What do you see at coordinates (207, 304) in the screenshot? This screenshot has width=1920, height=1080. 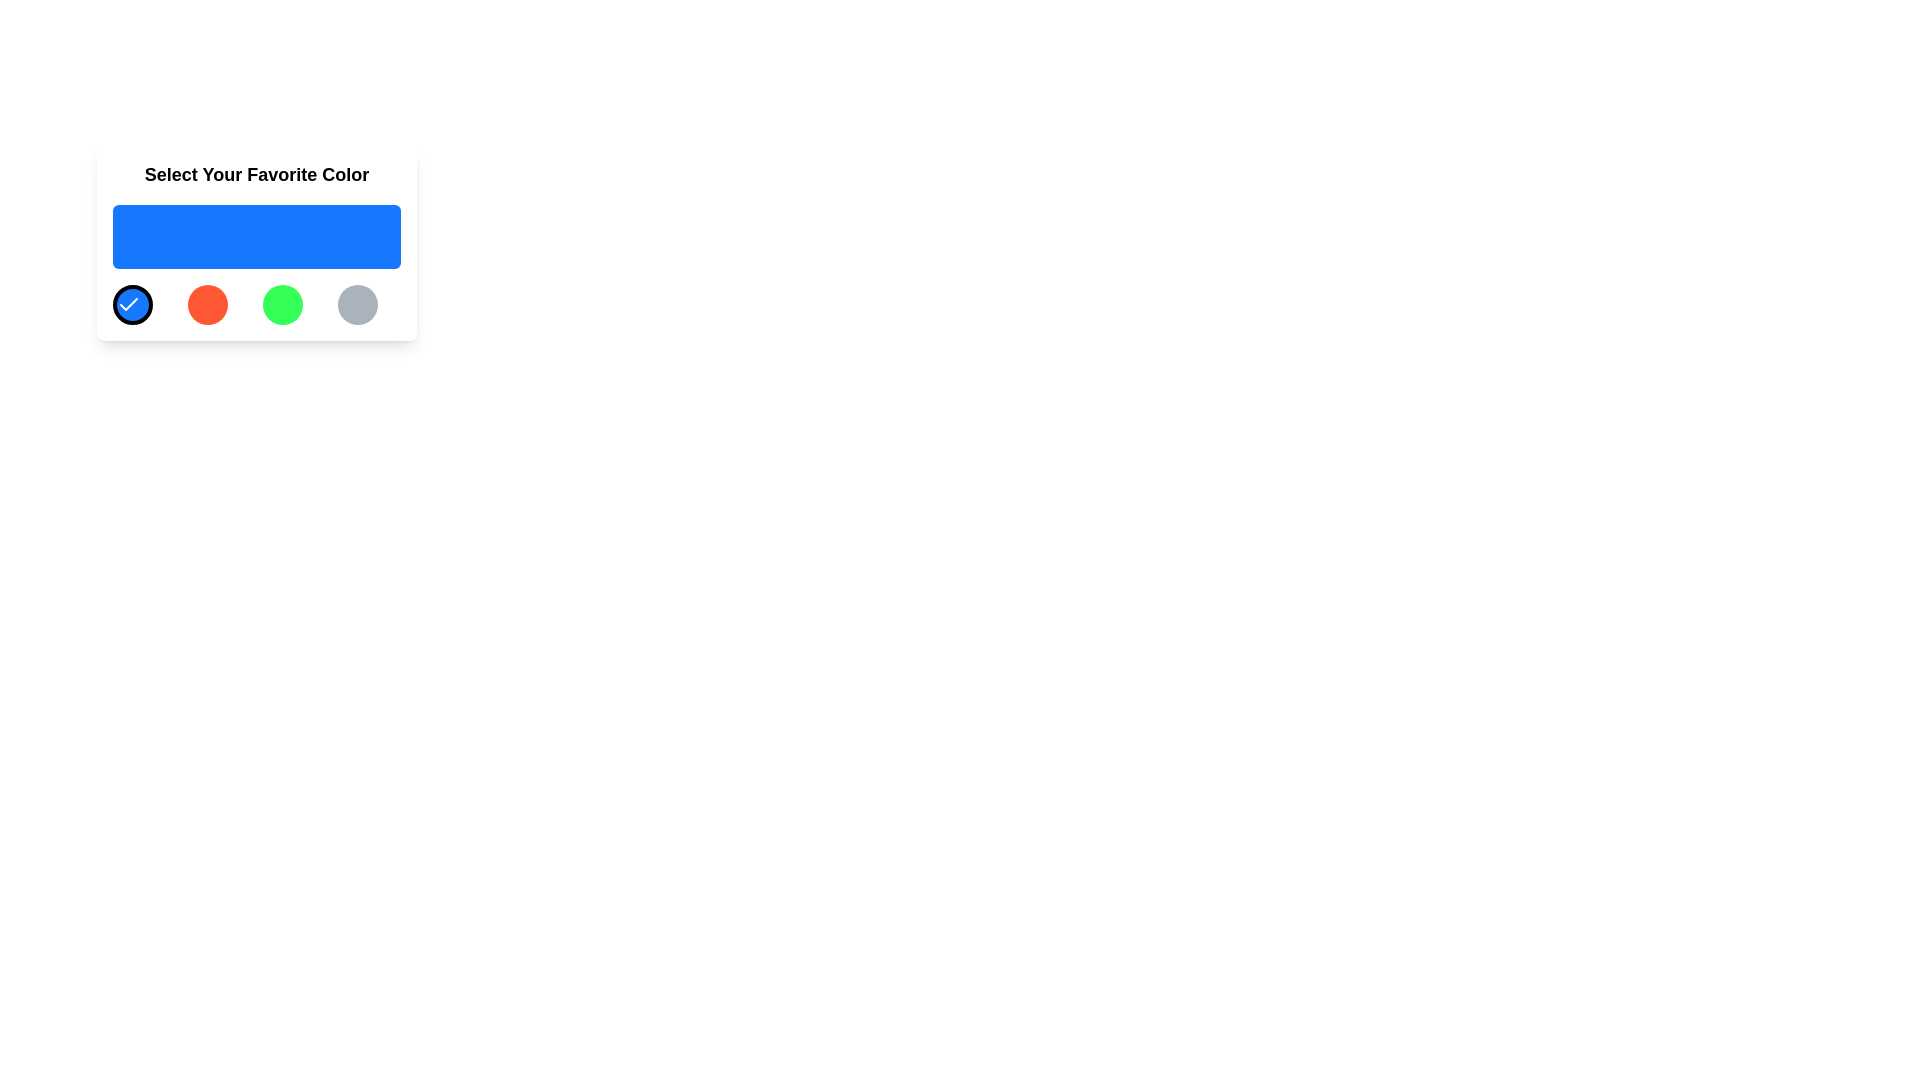 I see `the circular button with a red background, which is the second button in a row of four, located between the blue button with a checkmark and the green button` at bounding box center [207, 304].